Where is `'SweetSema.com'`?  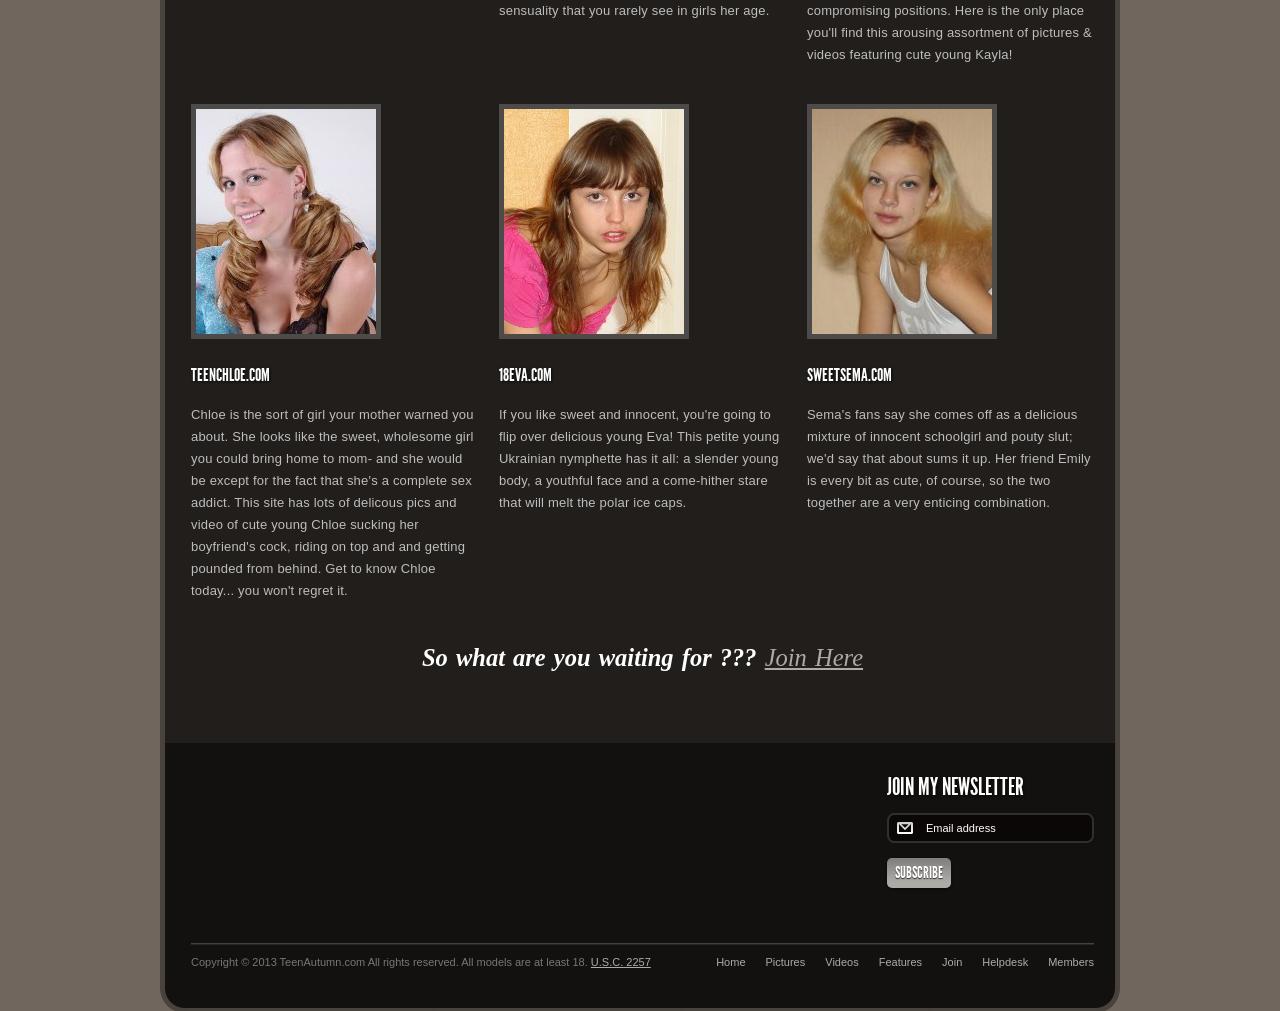
'SweetSema.com' is located at coordinates (849, 373).